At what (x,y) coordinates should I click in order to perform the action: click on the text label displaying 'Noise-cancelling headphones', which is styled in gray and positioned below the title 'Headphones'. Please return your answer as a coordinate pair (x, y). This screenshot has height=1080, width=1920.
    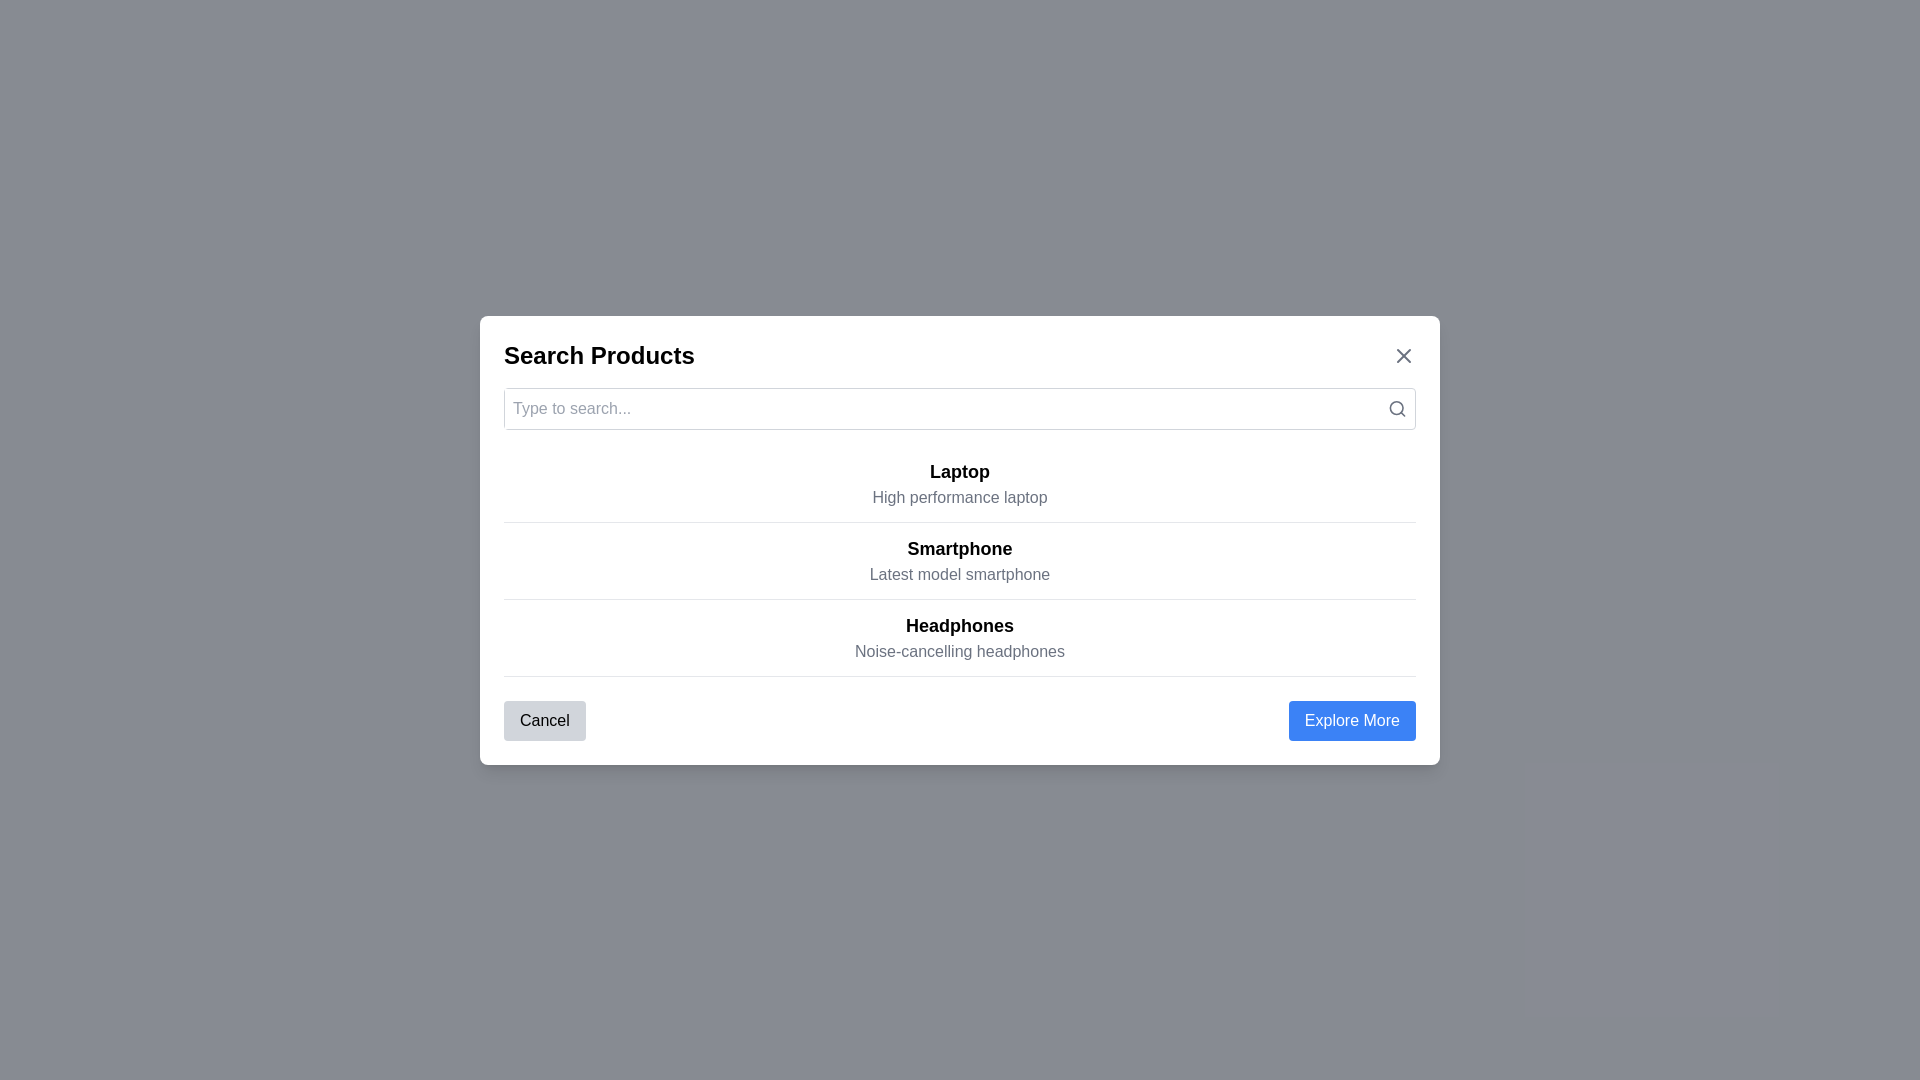
    Looking at the image, I should click on (960, 651).